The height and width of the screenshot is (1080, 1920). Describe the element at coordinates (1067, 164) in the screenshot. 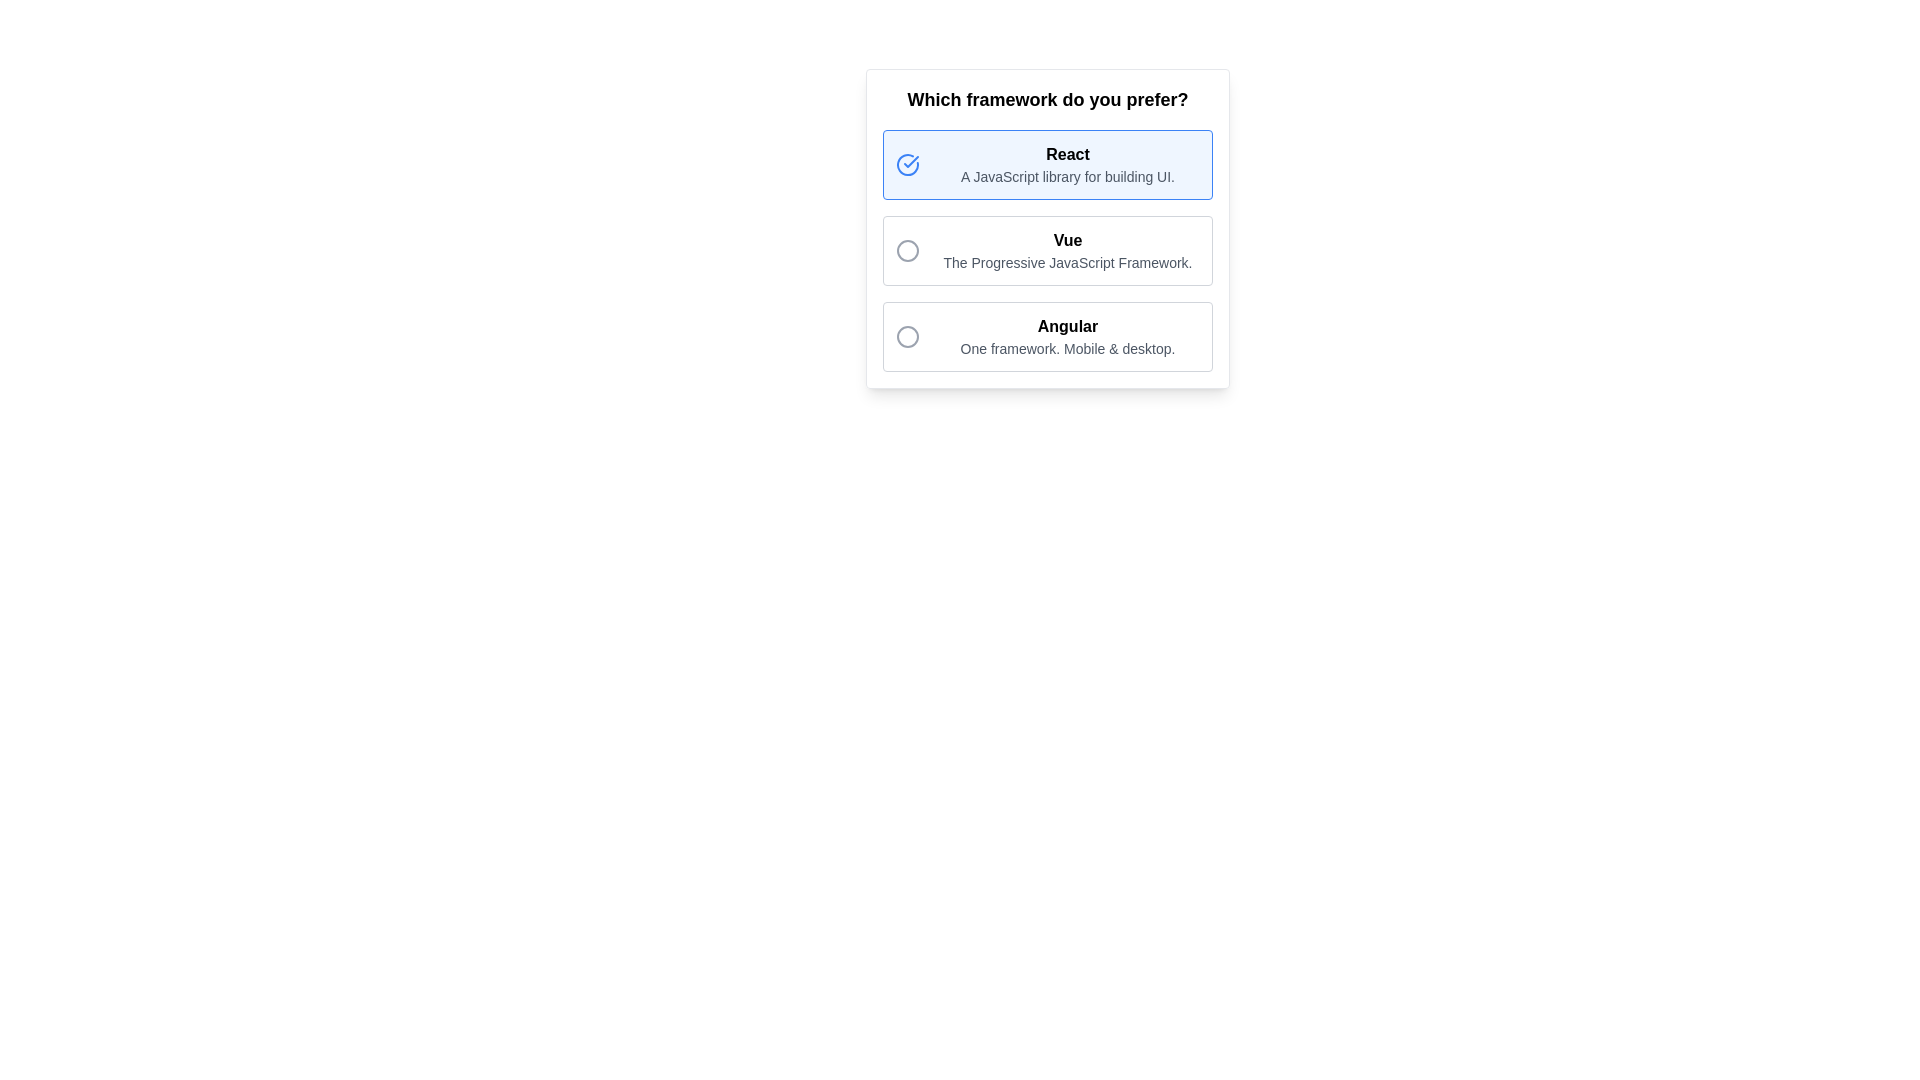

I see `the main textual component of the topmost option in the vertical stack of framework options, which displays the name and description of the 'React' framework` at that location.